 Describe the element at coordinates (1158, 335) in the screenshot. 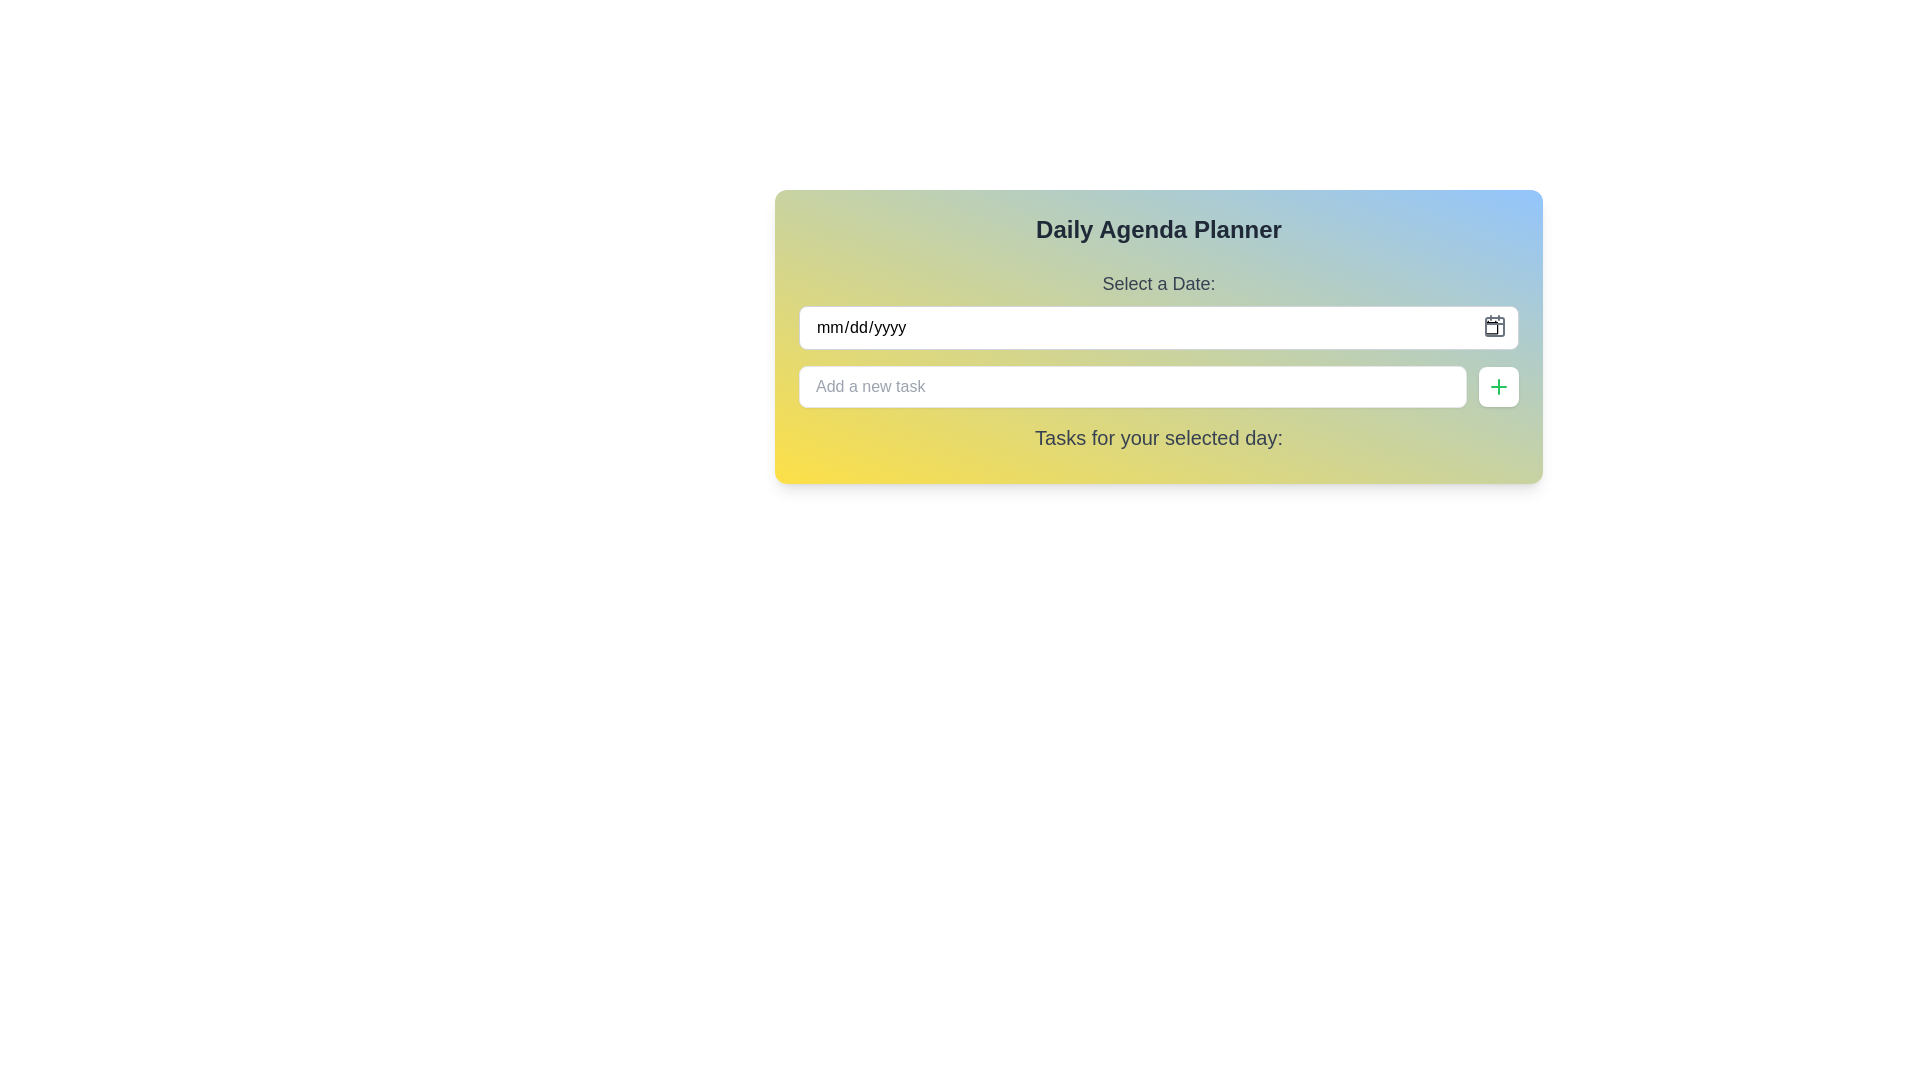

I see `the date field in the 'Daily Agenda Planner' UI card to pick a date` at that location.